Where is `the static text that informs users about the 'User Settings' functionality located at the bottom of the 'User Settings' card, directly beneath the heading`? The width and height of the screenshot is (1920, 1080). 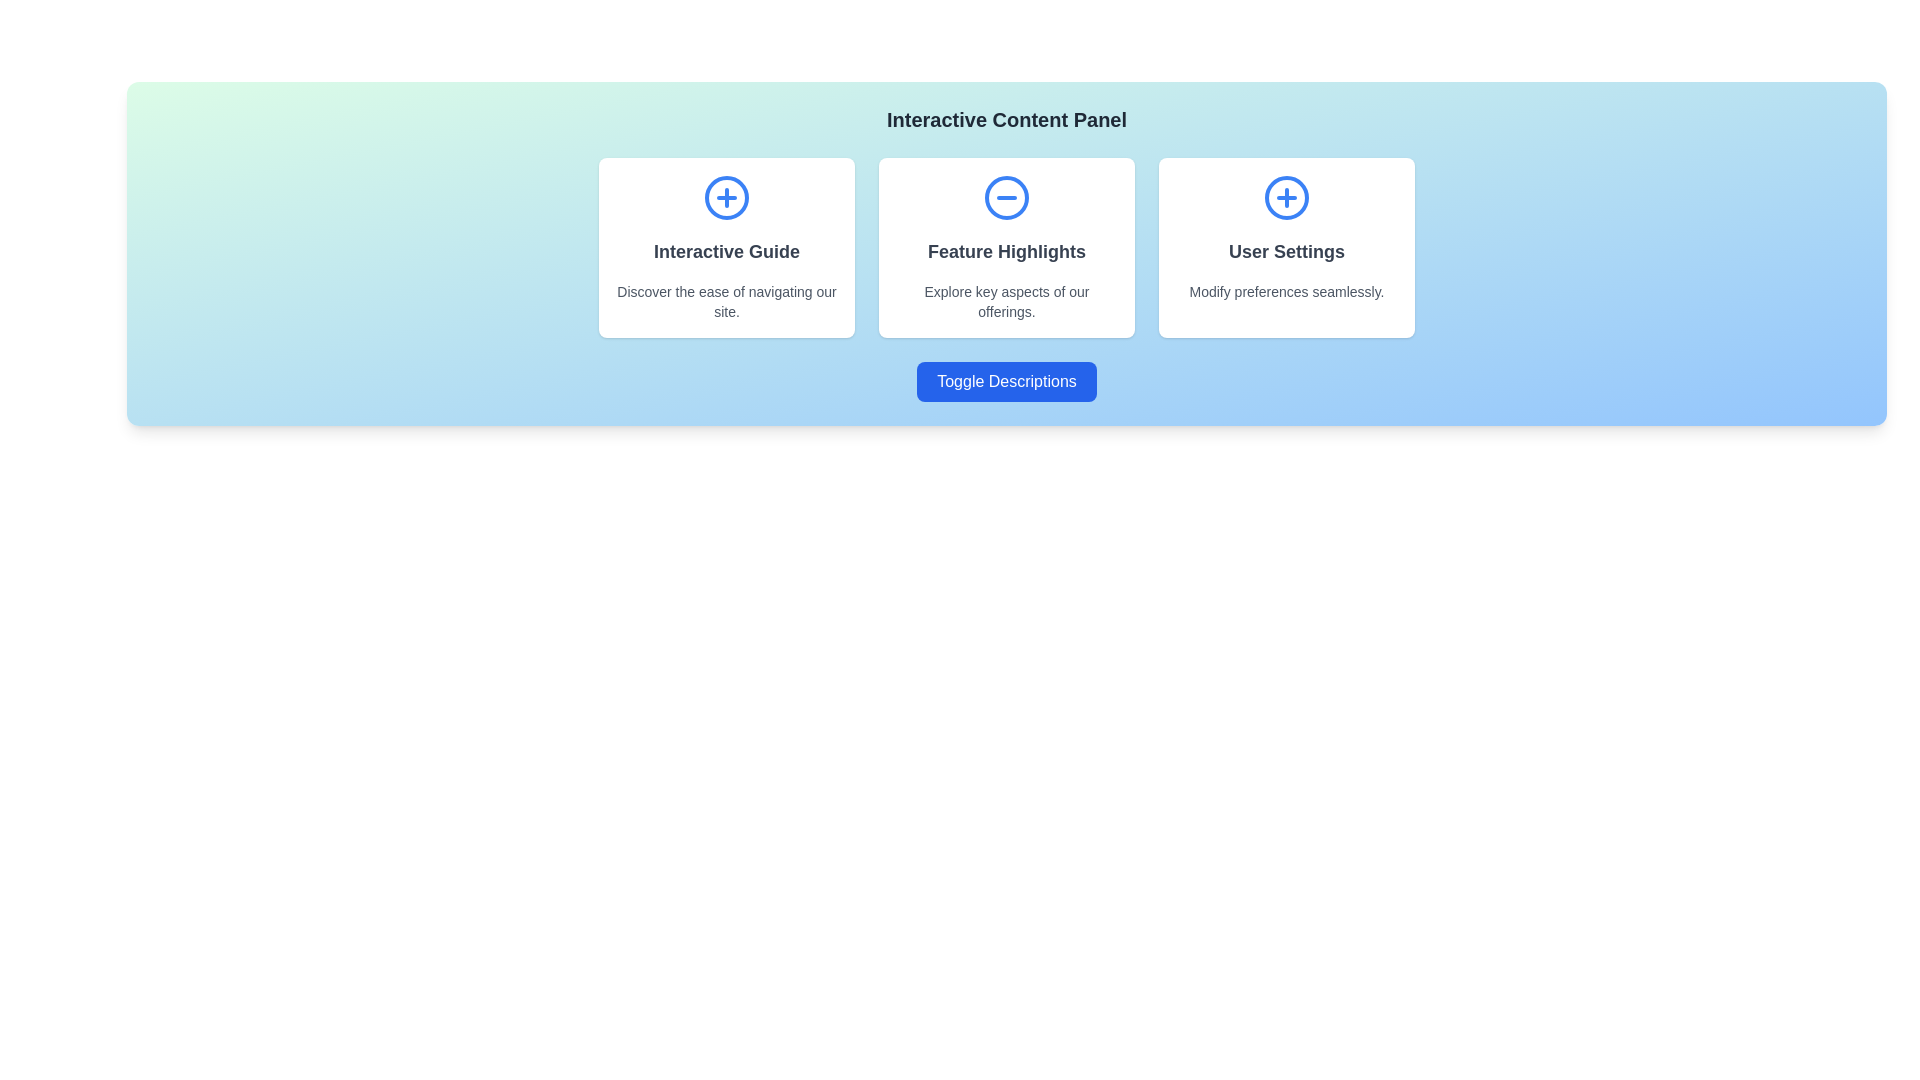
the static text that informs users about the 'User Settings' functionality located at the bottom of the 'User Settings' card, directly beneath the heading is located at coordinates (1286, 292).